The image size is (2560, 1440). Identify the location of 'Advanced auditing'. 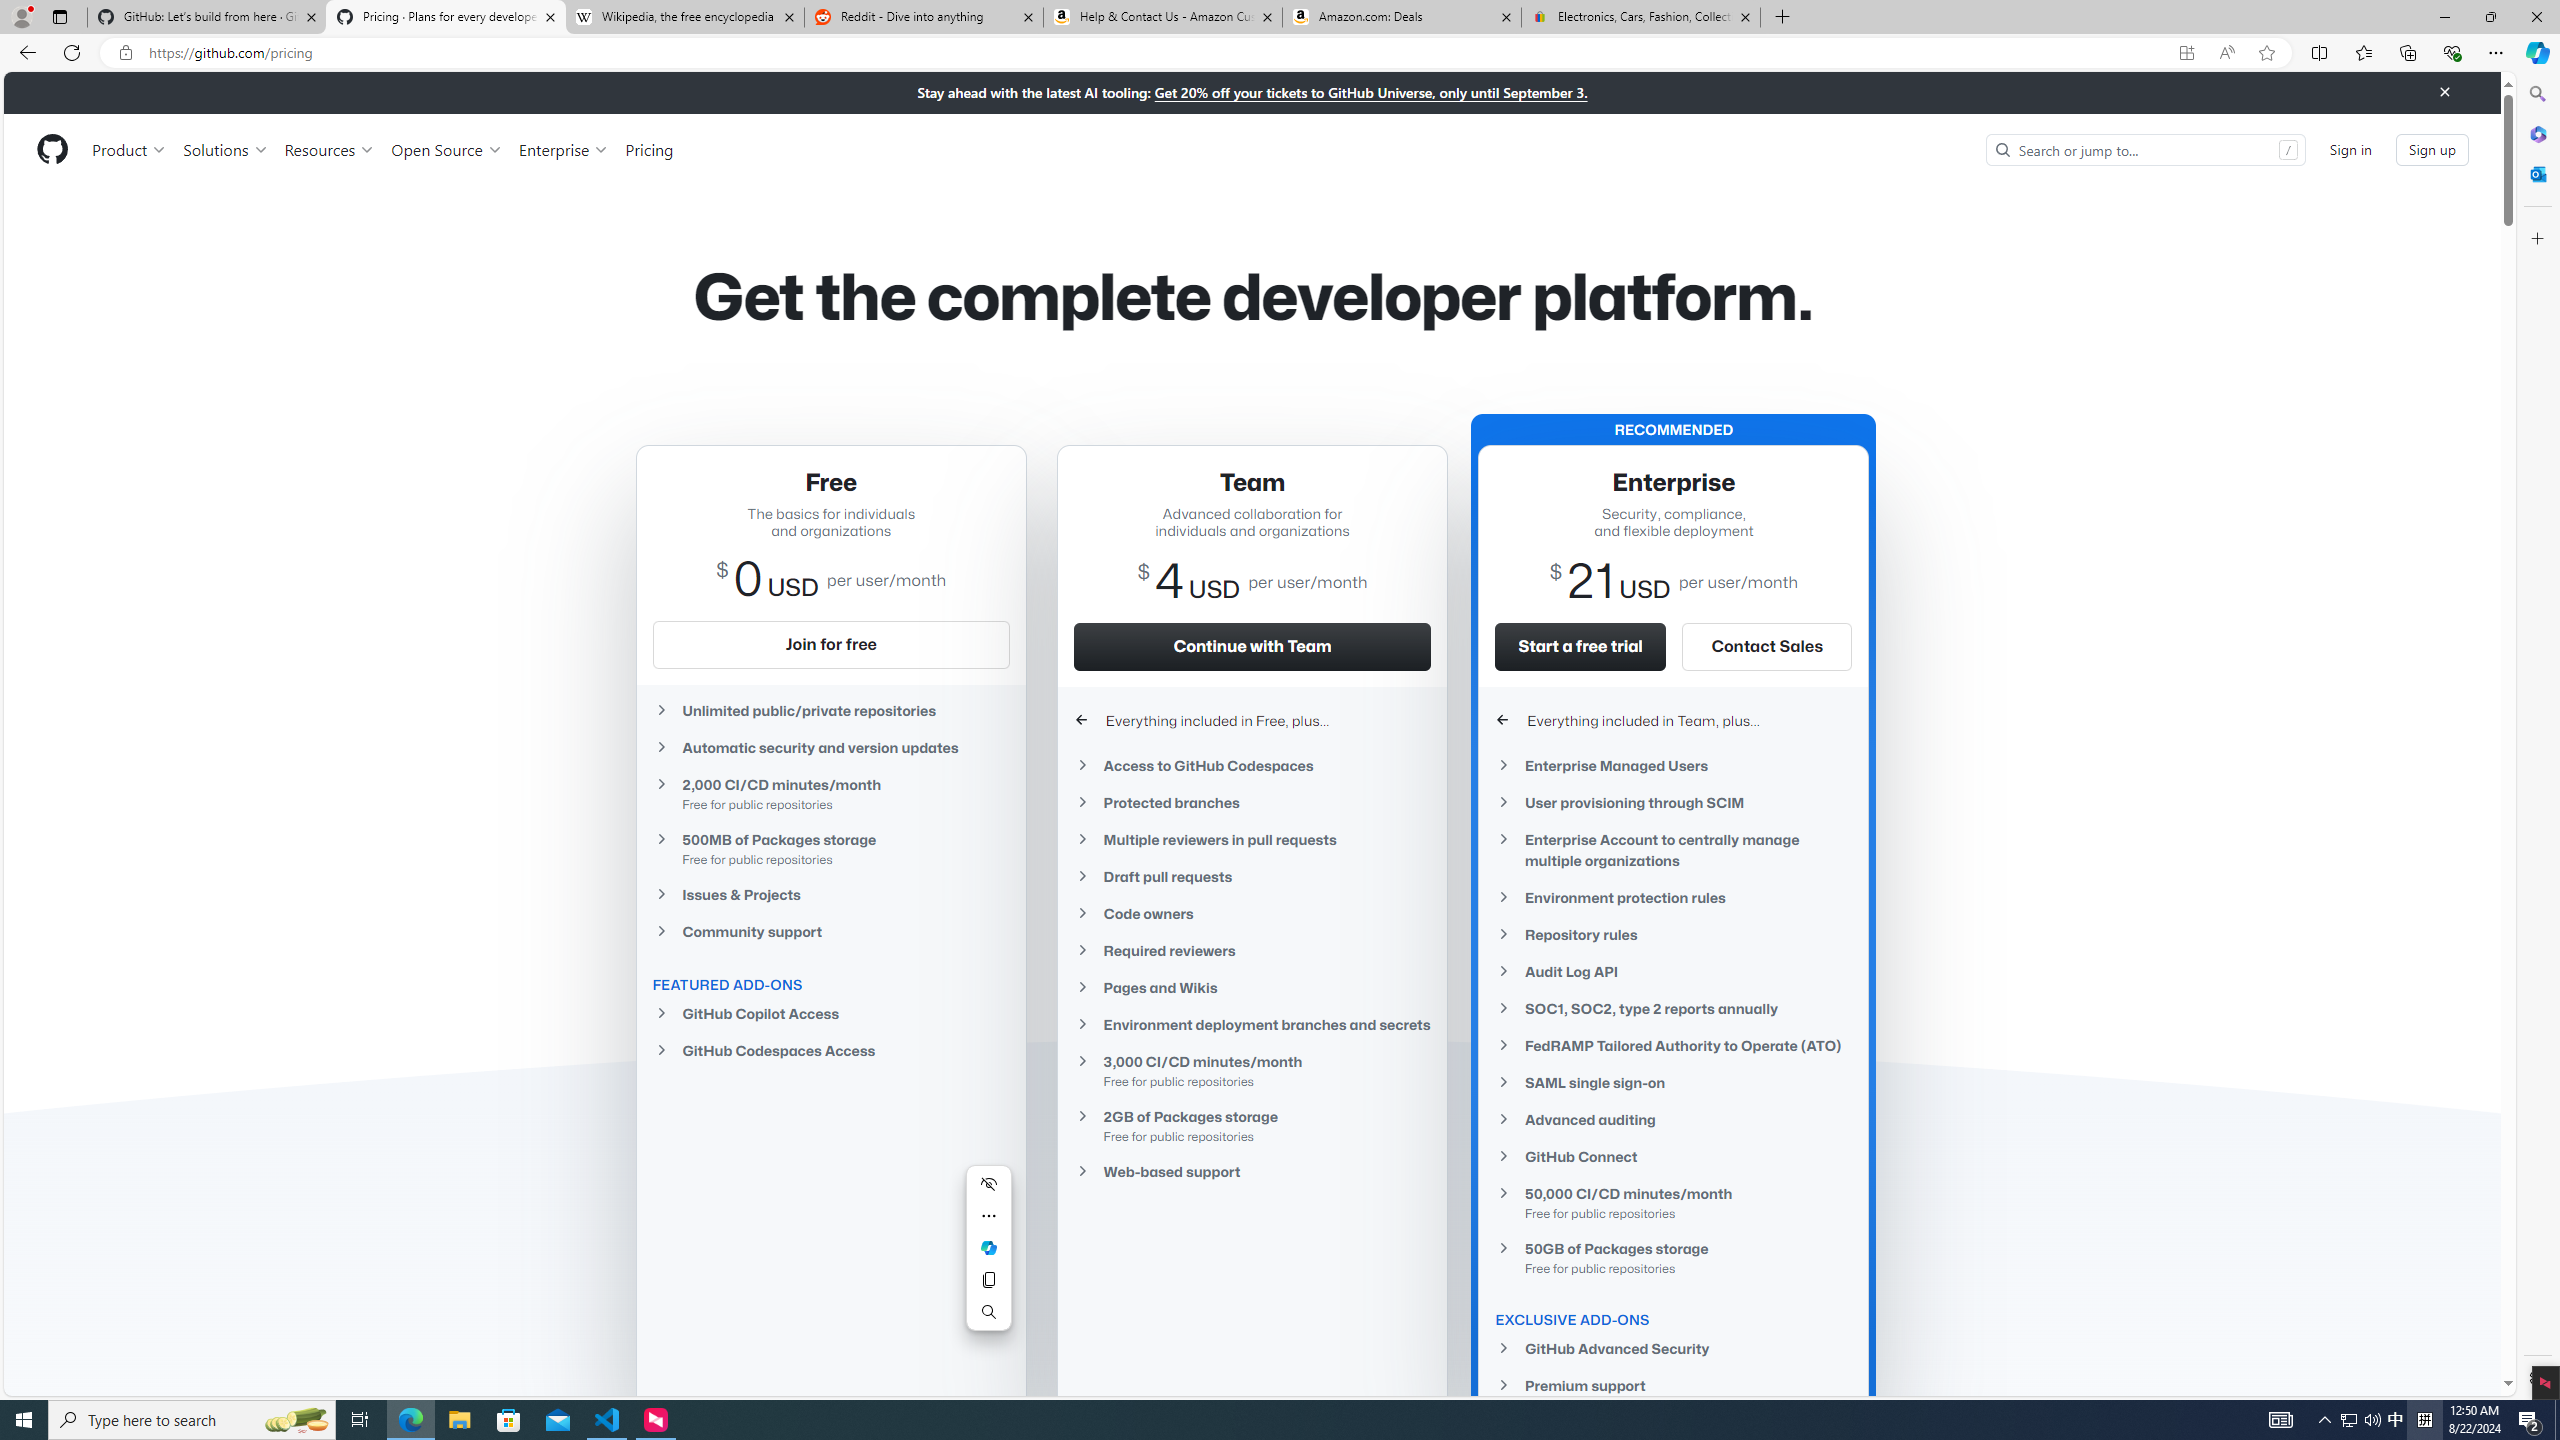
(1674, 1119).